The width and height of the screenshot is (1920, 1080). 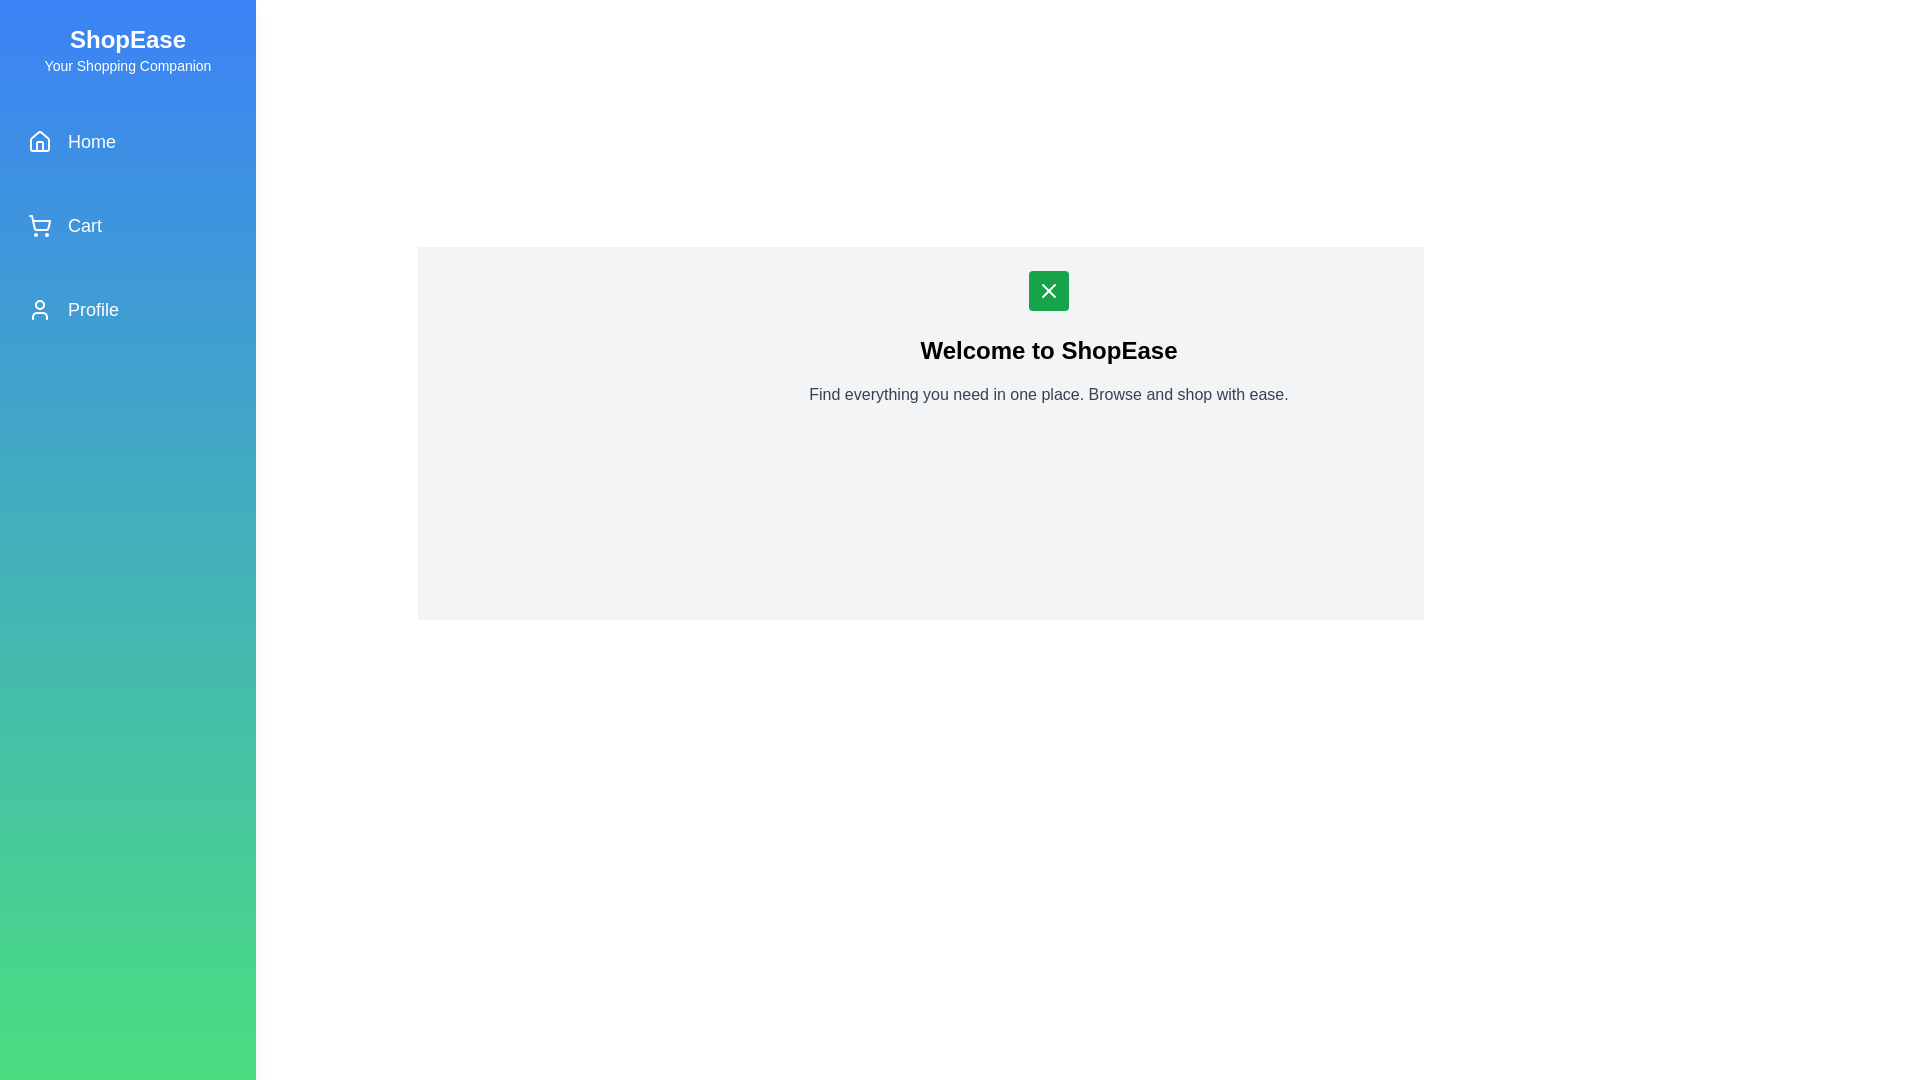 I want to click on the close icon button, which is represented by an 'X' shape with a green background, so click(x=1048, y=290).